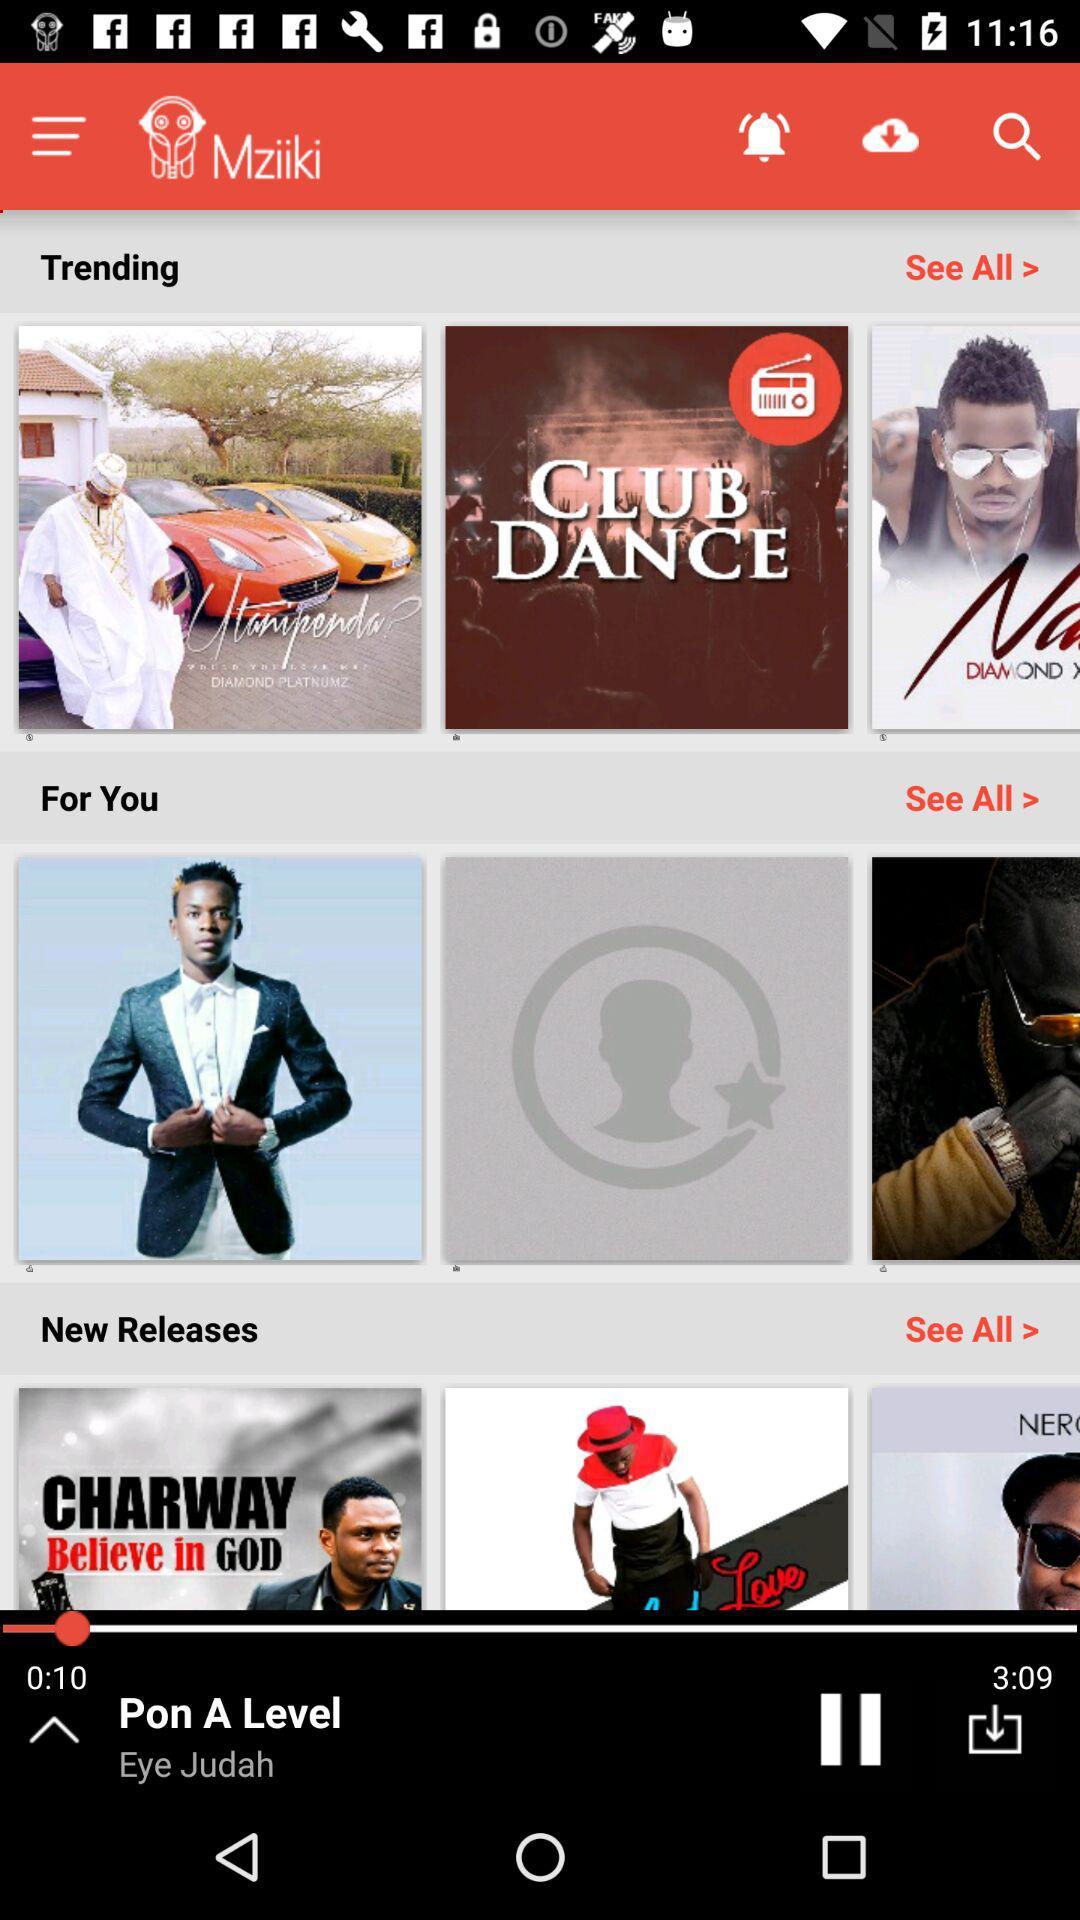  What do you see at coordinates (854, 1733) in the screenshot?
I see `pause music` at bounding box center [854, 1733].